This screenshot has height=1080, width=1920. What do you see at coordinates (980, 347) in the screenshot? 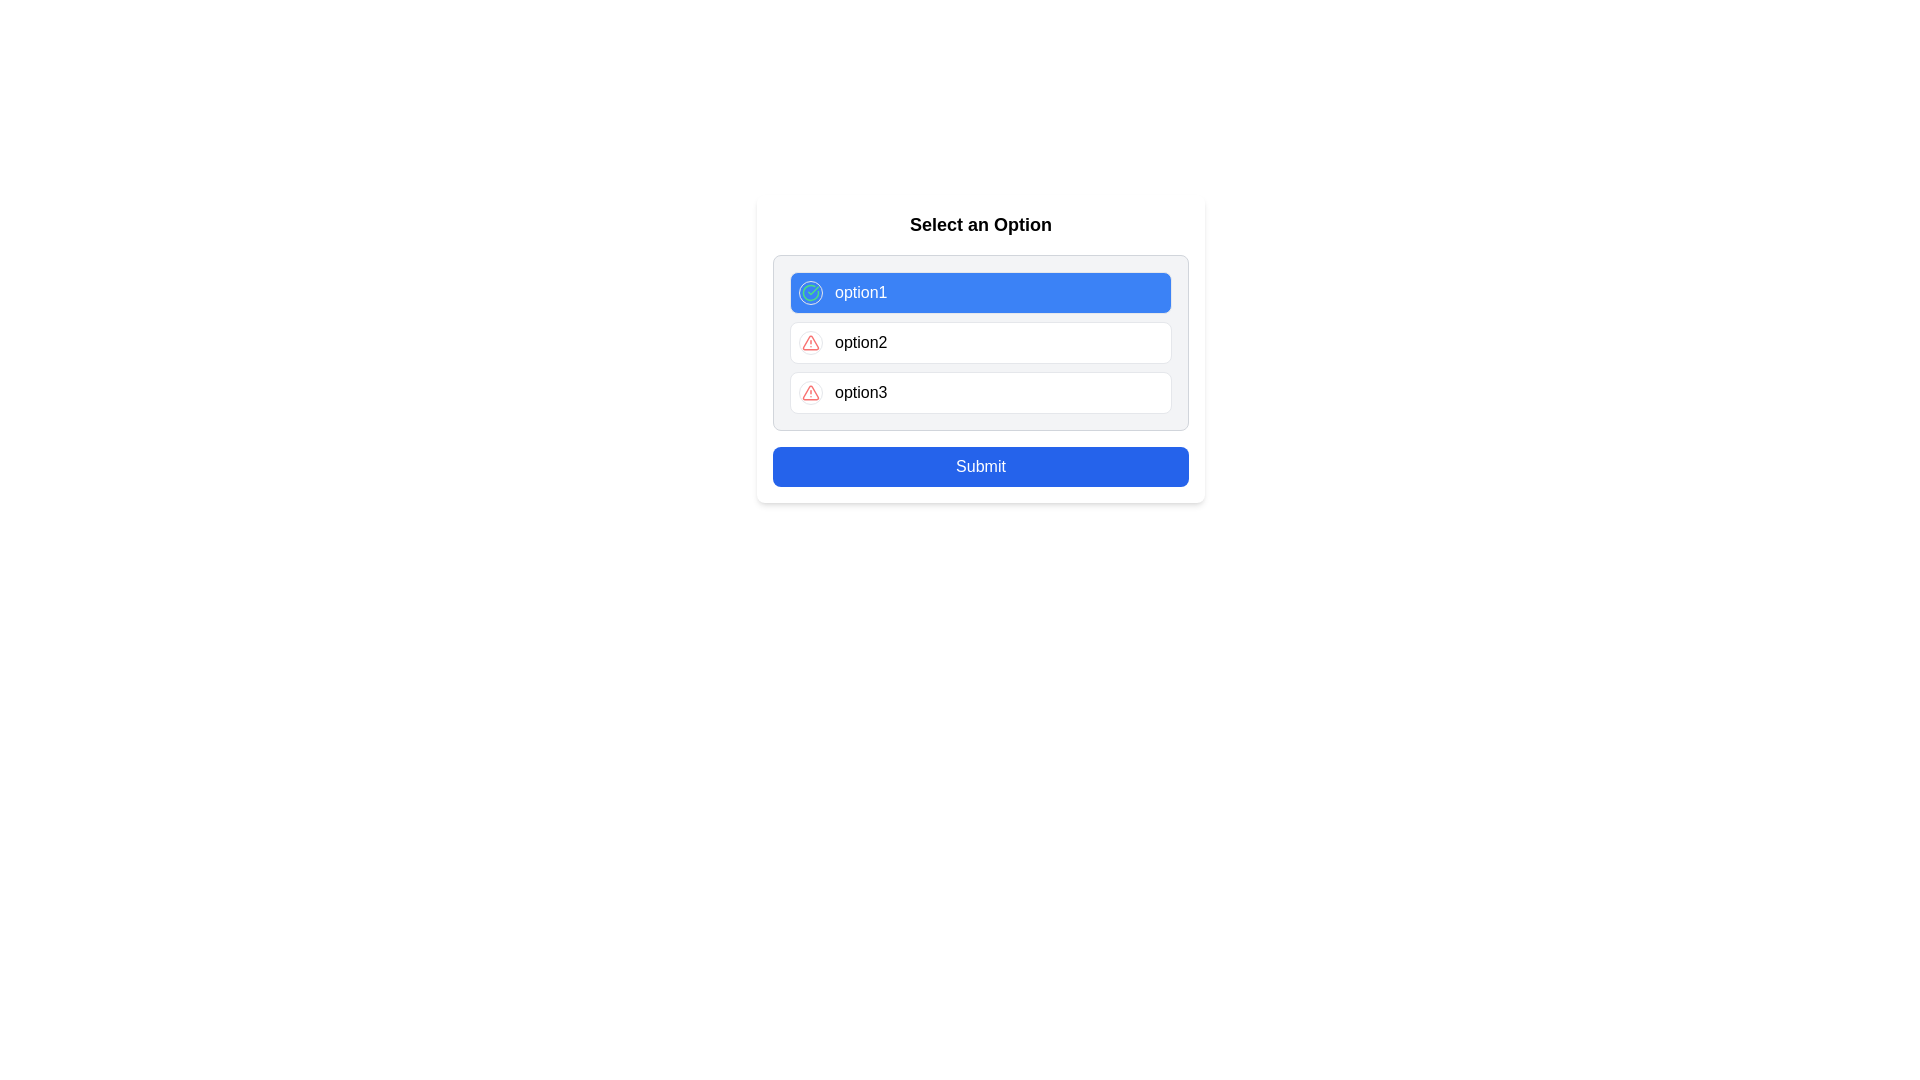
I see `the selectable list item representing 'option2'` at bounding box center [980, 347].